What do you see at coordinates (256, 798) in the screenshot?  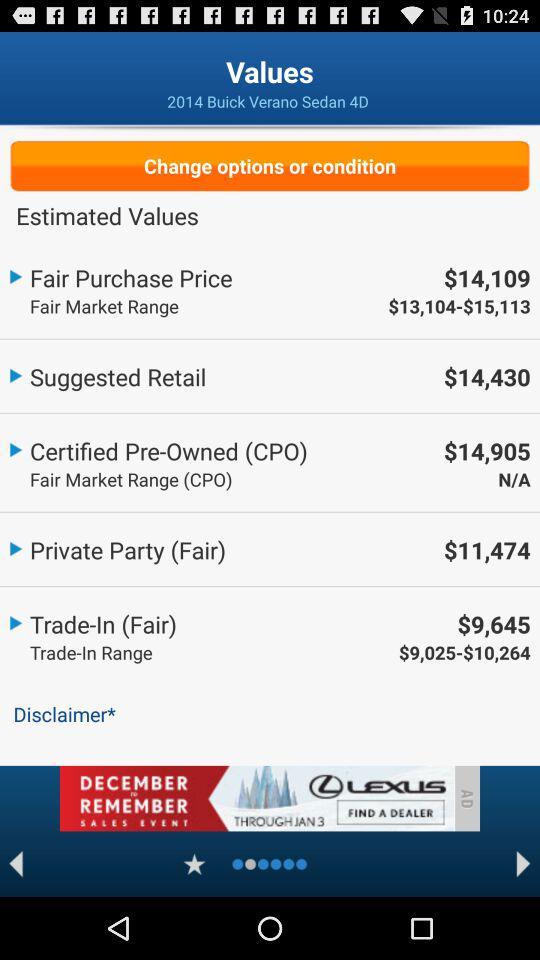 I see `advertisement` at bounding box center [256, 798].